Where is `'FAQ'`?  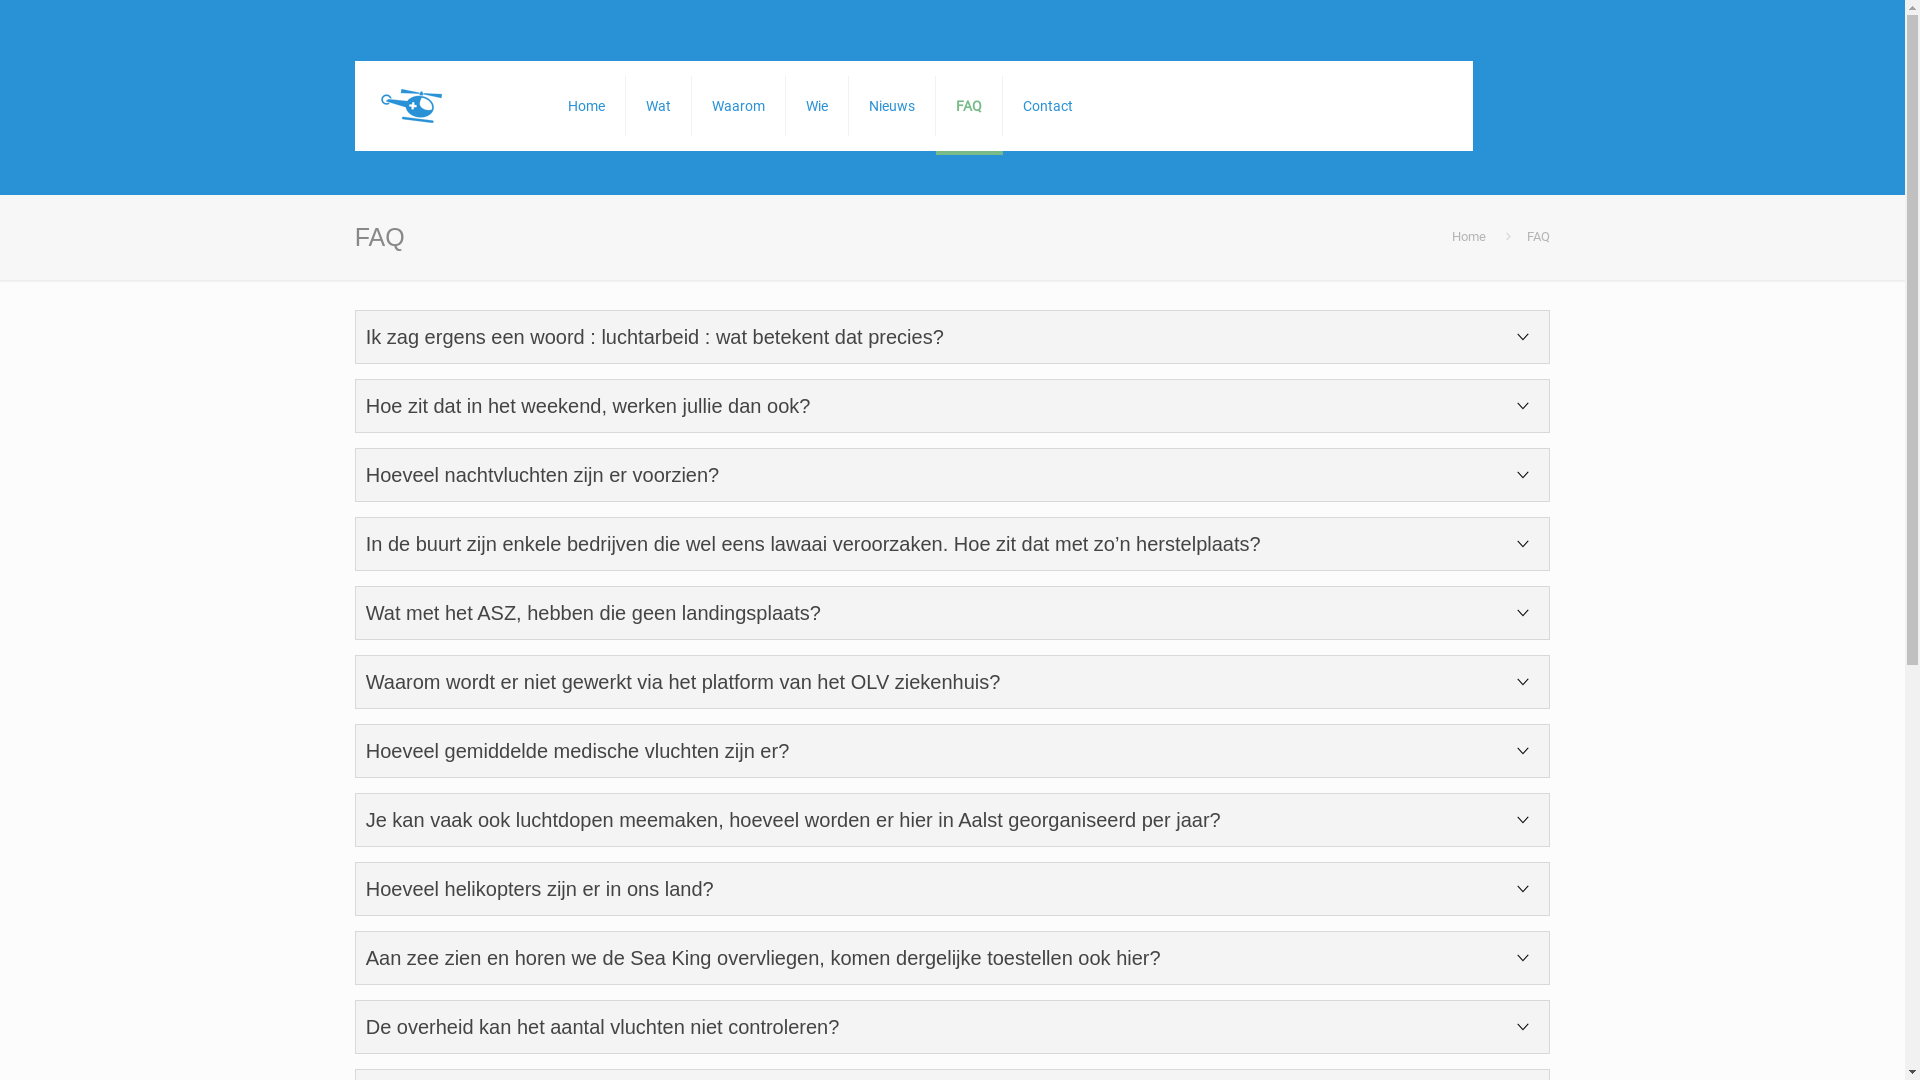
'FAQ' is located at coordinates (969, 105).